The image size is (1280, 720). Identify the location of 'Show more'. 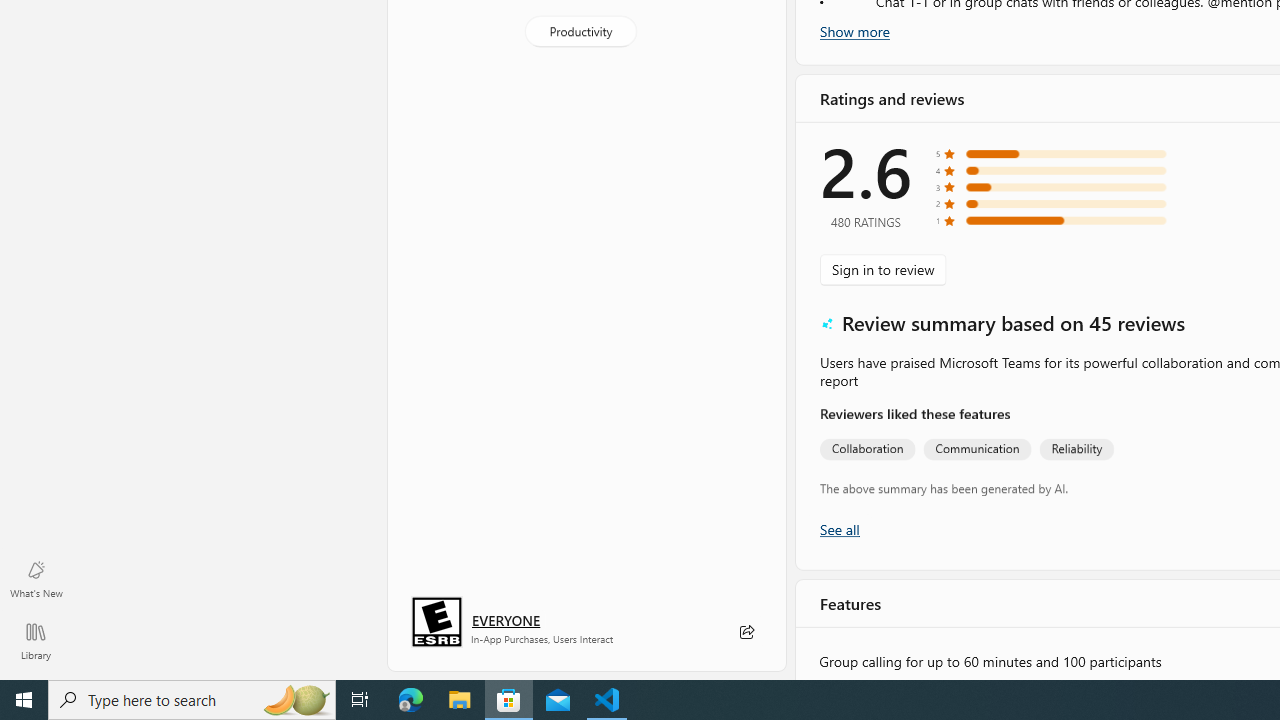
(855, 31).